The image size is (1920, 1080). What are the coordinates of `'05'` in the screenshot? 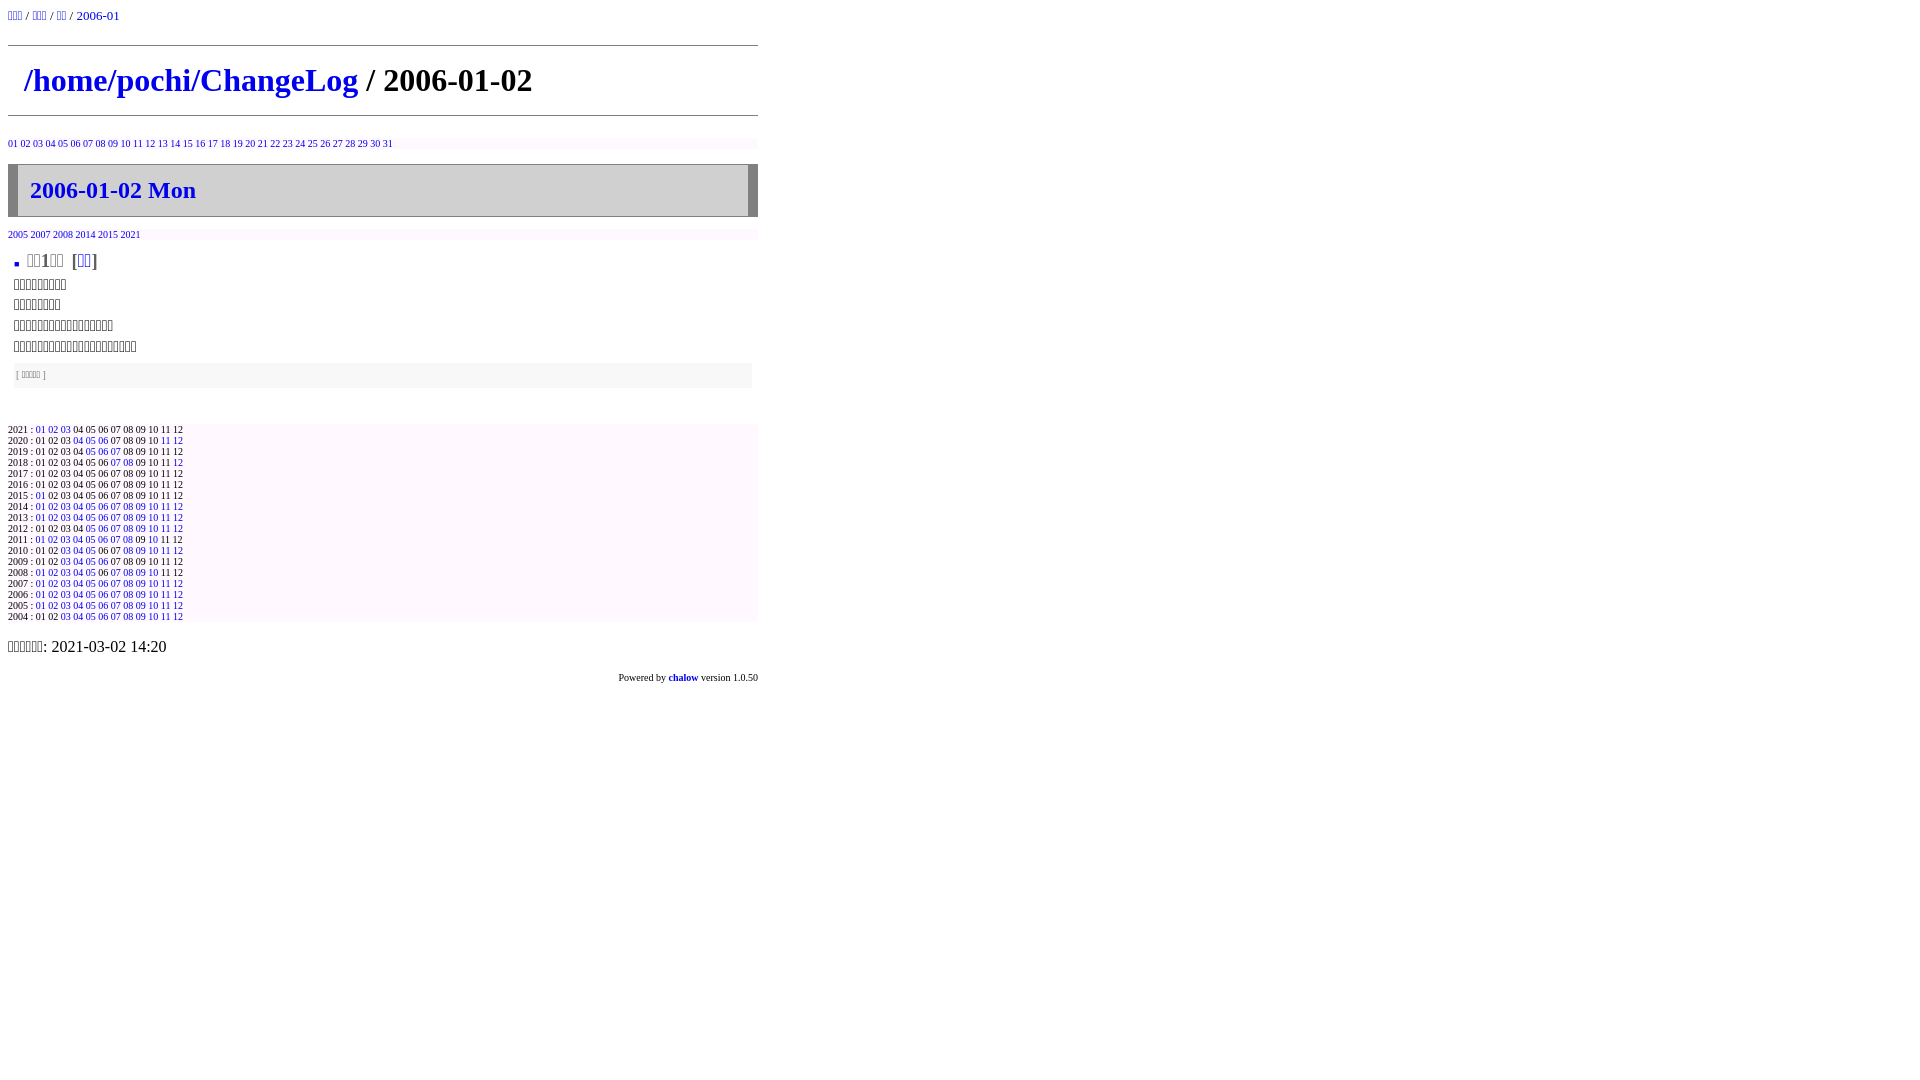 It's located at (90, 561).